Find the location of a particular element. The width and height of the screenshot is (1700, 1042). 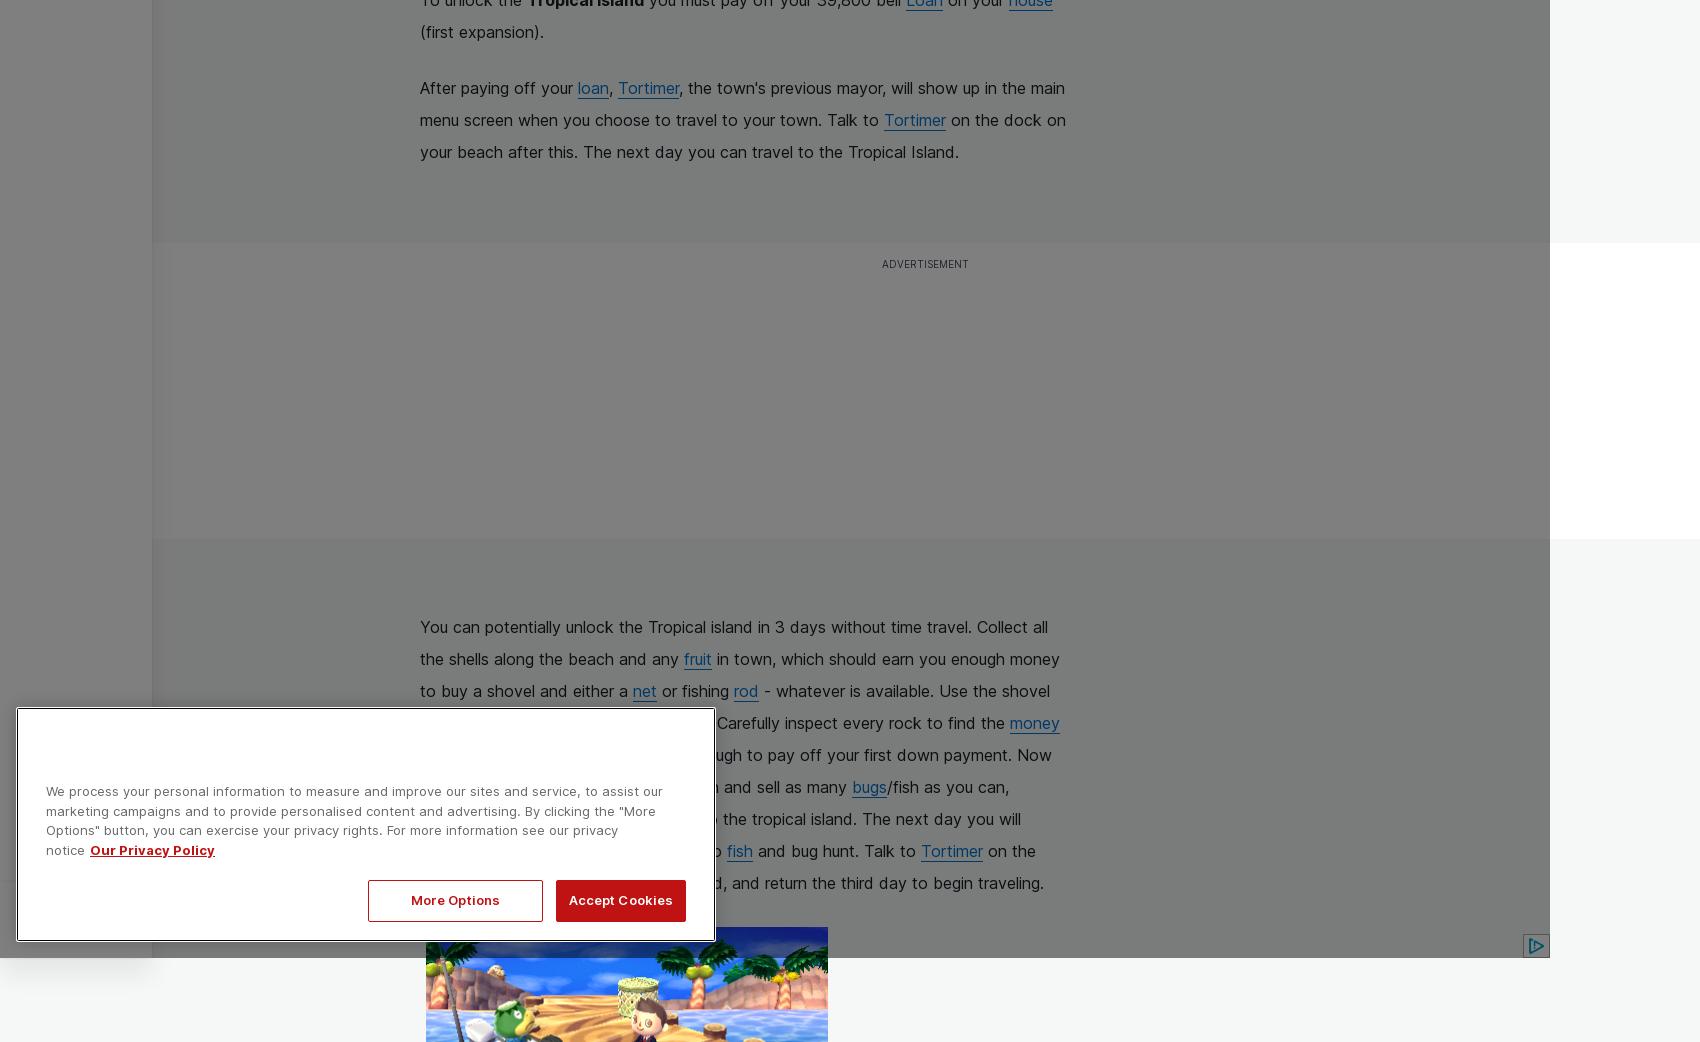

'Register' is located at coordinates (182, 918).